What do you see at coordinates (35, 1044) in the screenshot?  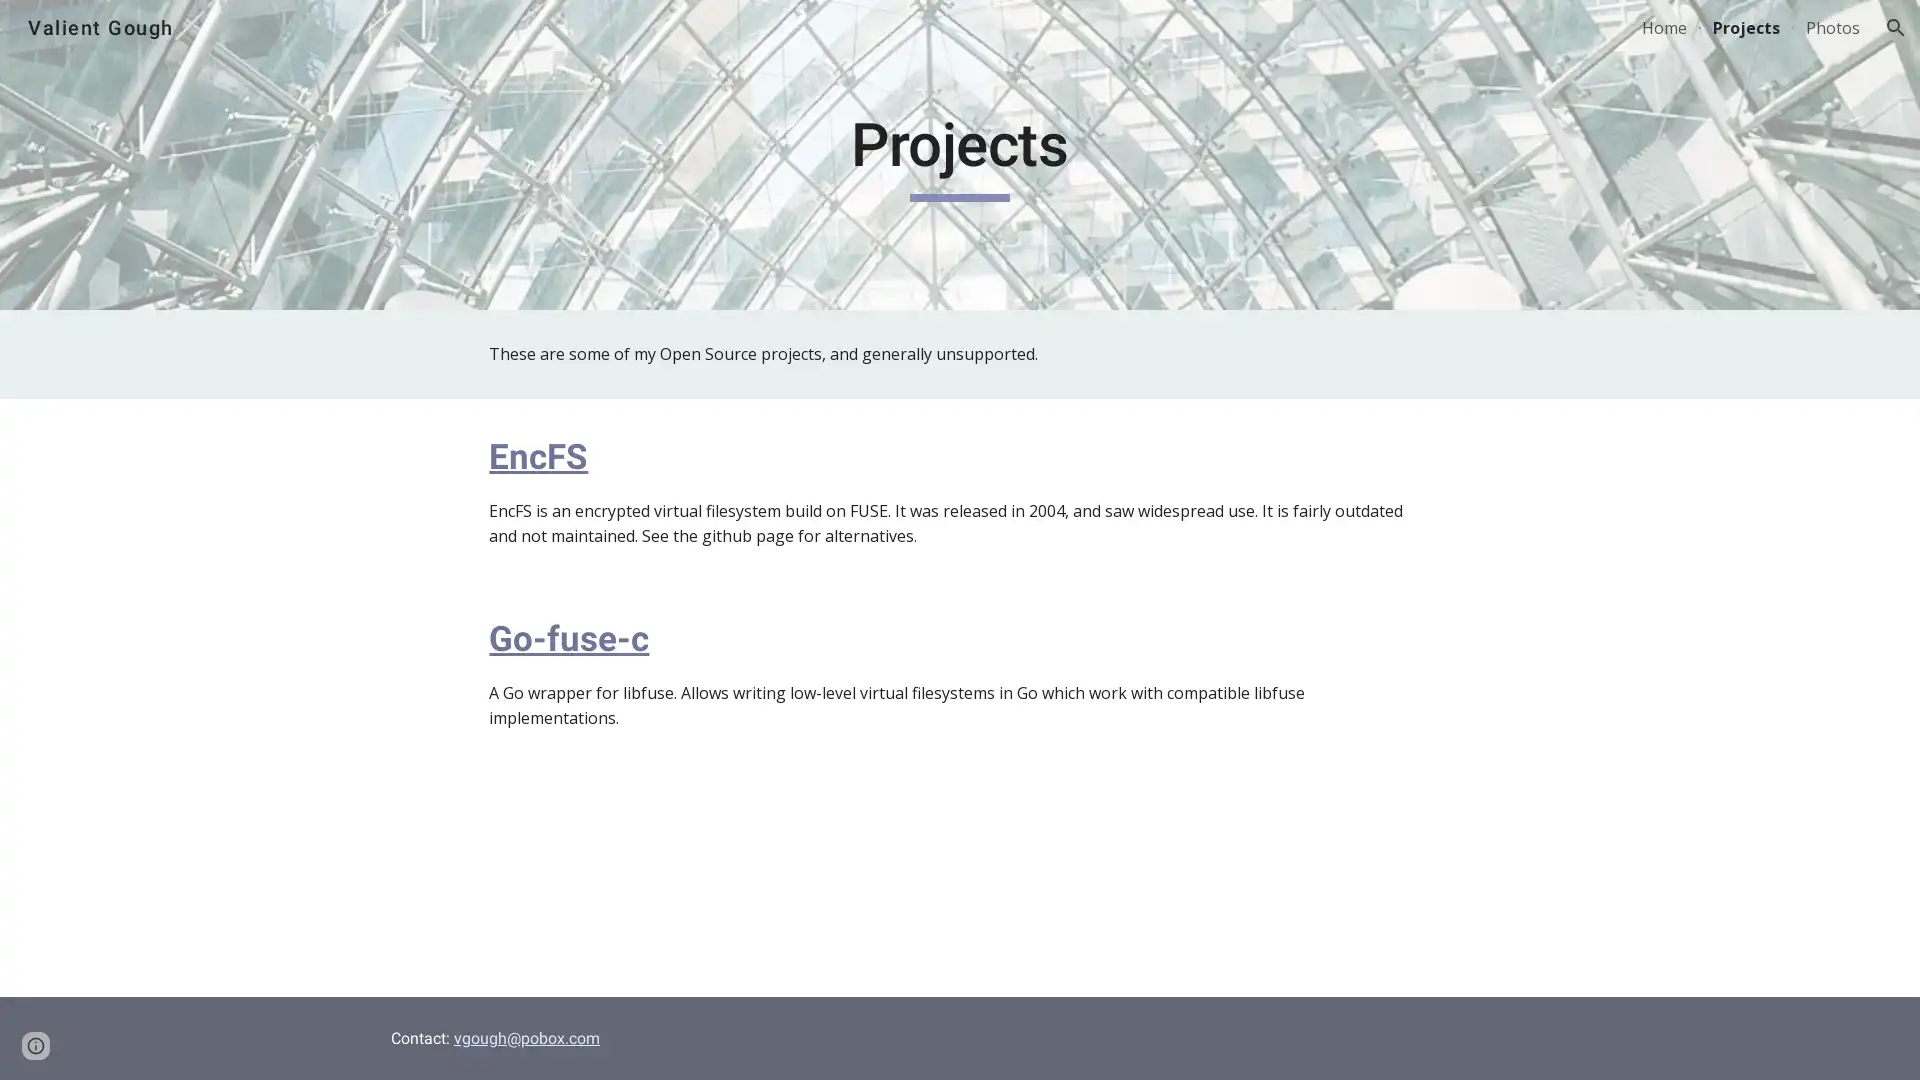 I see `Site actions` at bounding box center [35, 1044].